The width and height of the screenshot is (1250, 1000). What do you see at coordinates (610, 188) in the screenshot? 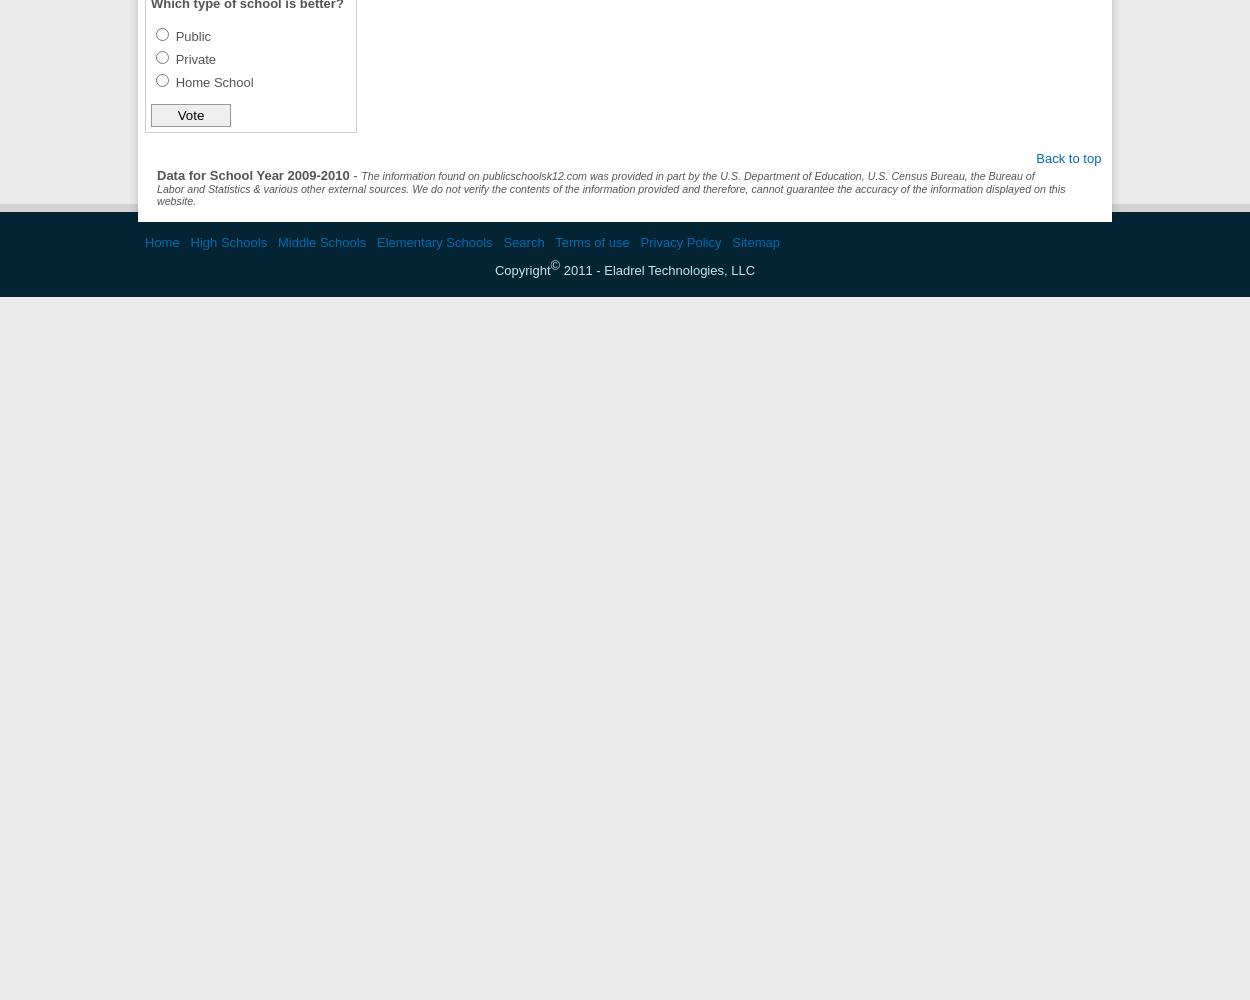
I see `'The information found on publicschoolsk12.com was provided in part by the U.S. Department of Education, U.S. Census Bureau, the Bureau of Labor and Statistics & various other external sources. 
											We do not verify the contents of the information provided and therefore, cannot guarantee the accuracy of the information displayed on this website.'` at bounding box center [610, 188].